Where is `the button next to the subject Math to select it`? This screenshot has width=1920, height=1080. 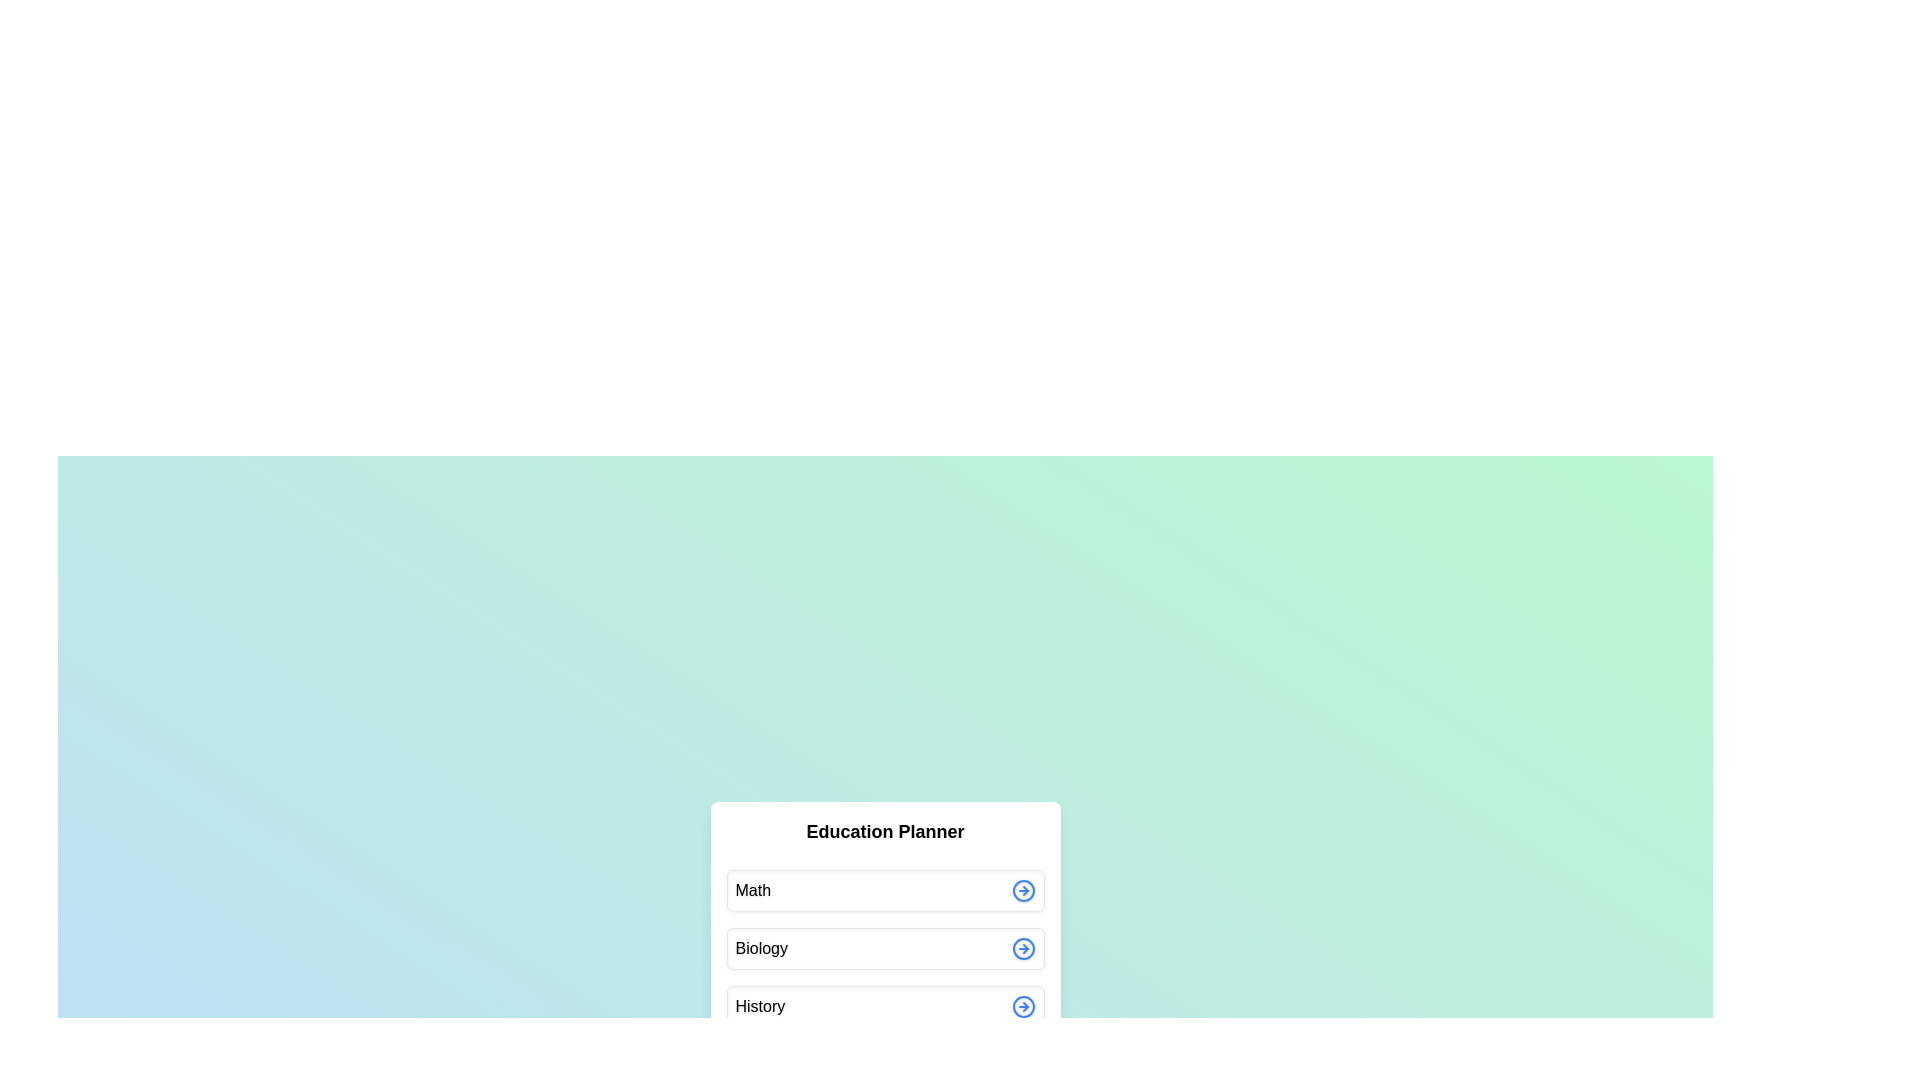 the button next to the subject Math to select it is located at coordinates (1023, 889).